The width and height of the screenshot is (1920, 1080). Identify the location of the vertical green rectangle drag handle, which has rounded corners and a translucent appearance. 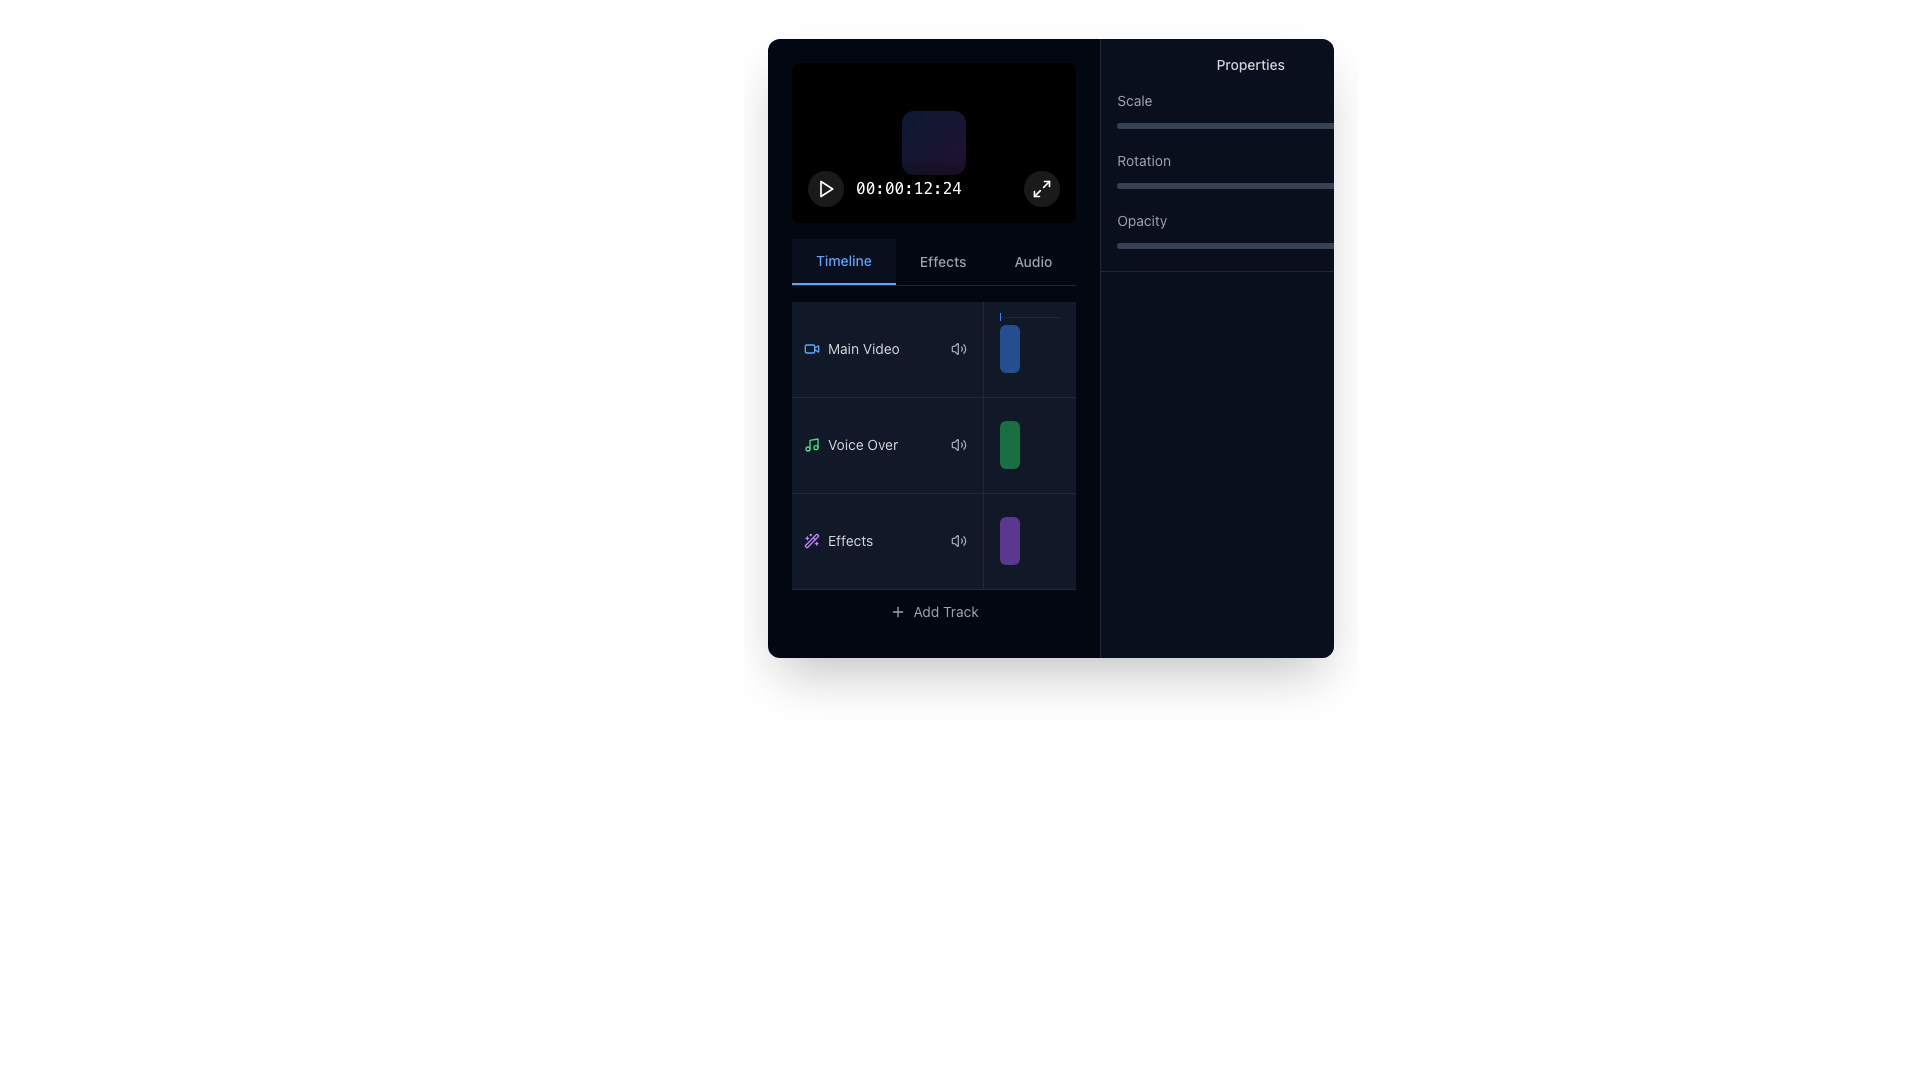
(1030, 444).